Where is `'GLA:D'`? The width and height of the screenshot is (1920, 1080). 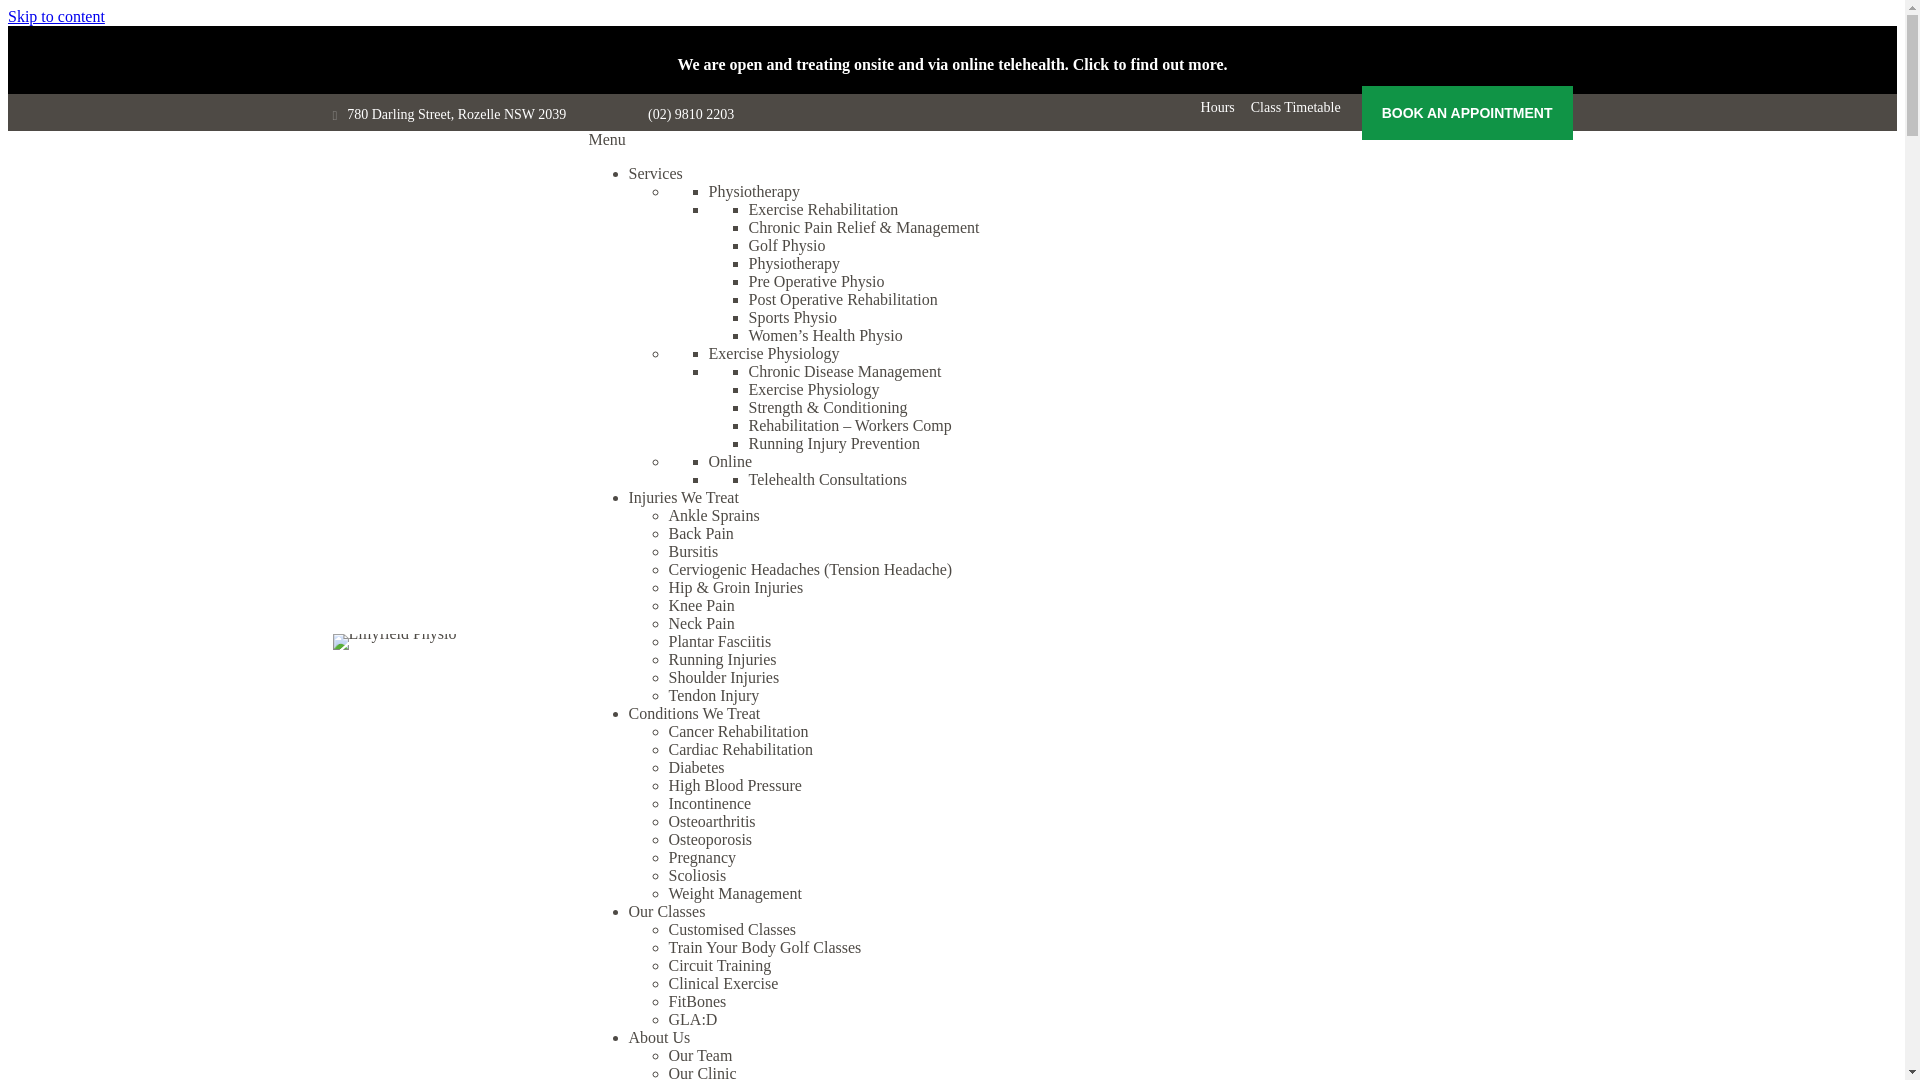 'GLA:D' is located at coordinates (692, 1019).